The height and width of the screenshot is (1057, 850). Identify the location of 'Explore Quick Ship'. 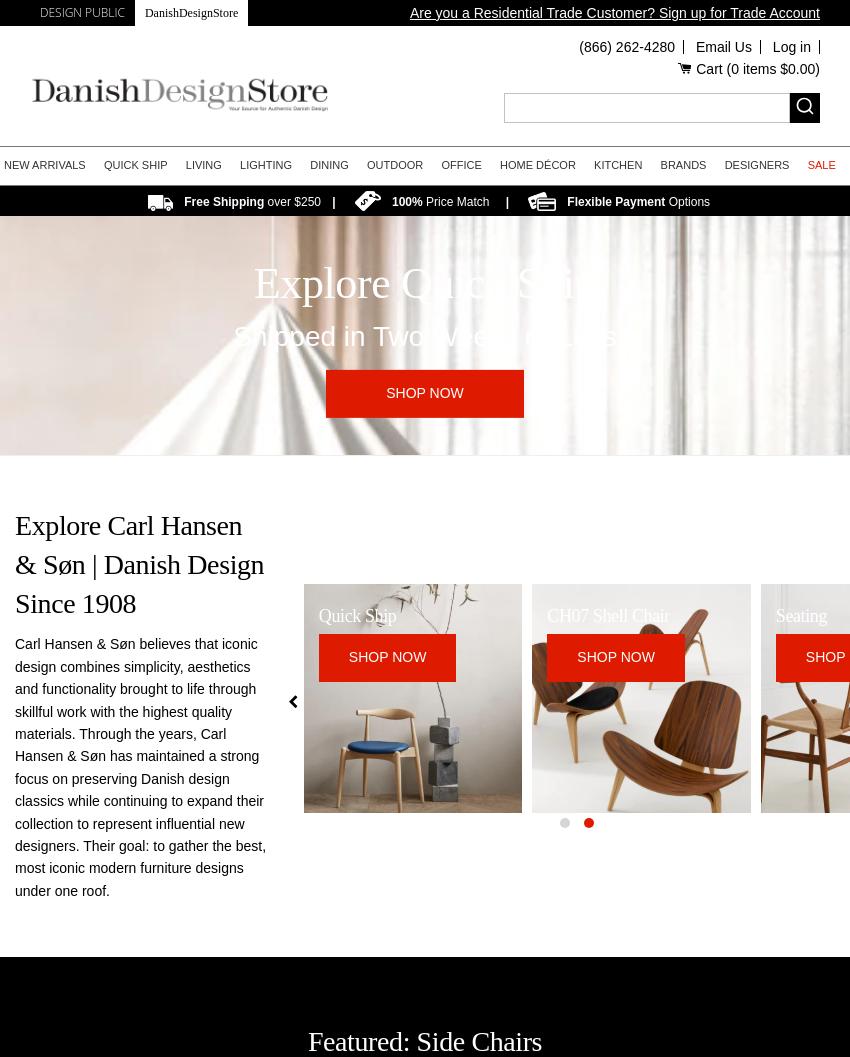
(424, 282).